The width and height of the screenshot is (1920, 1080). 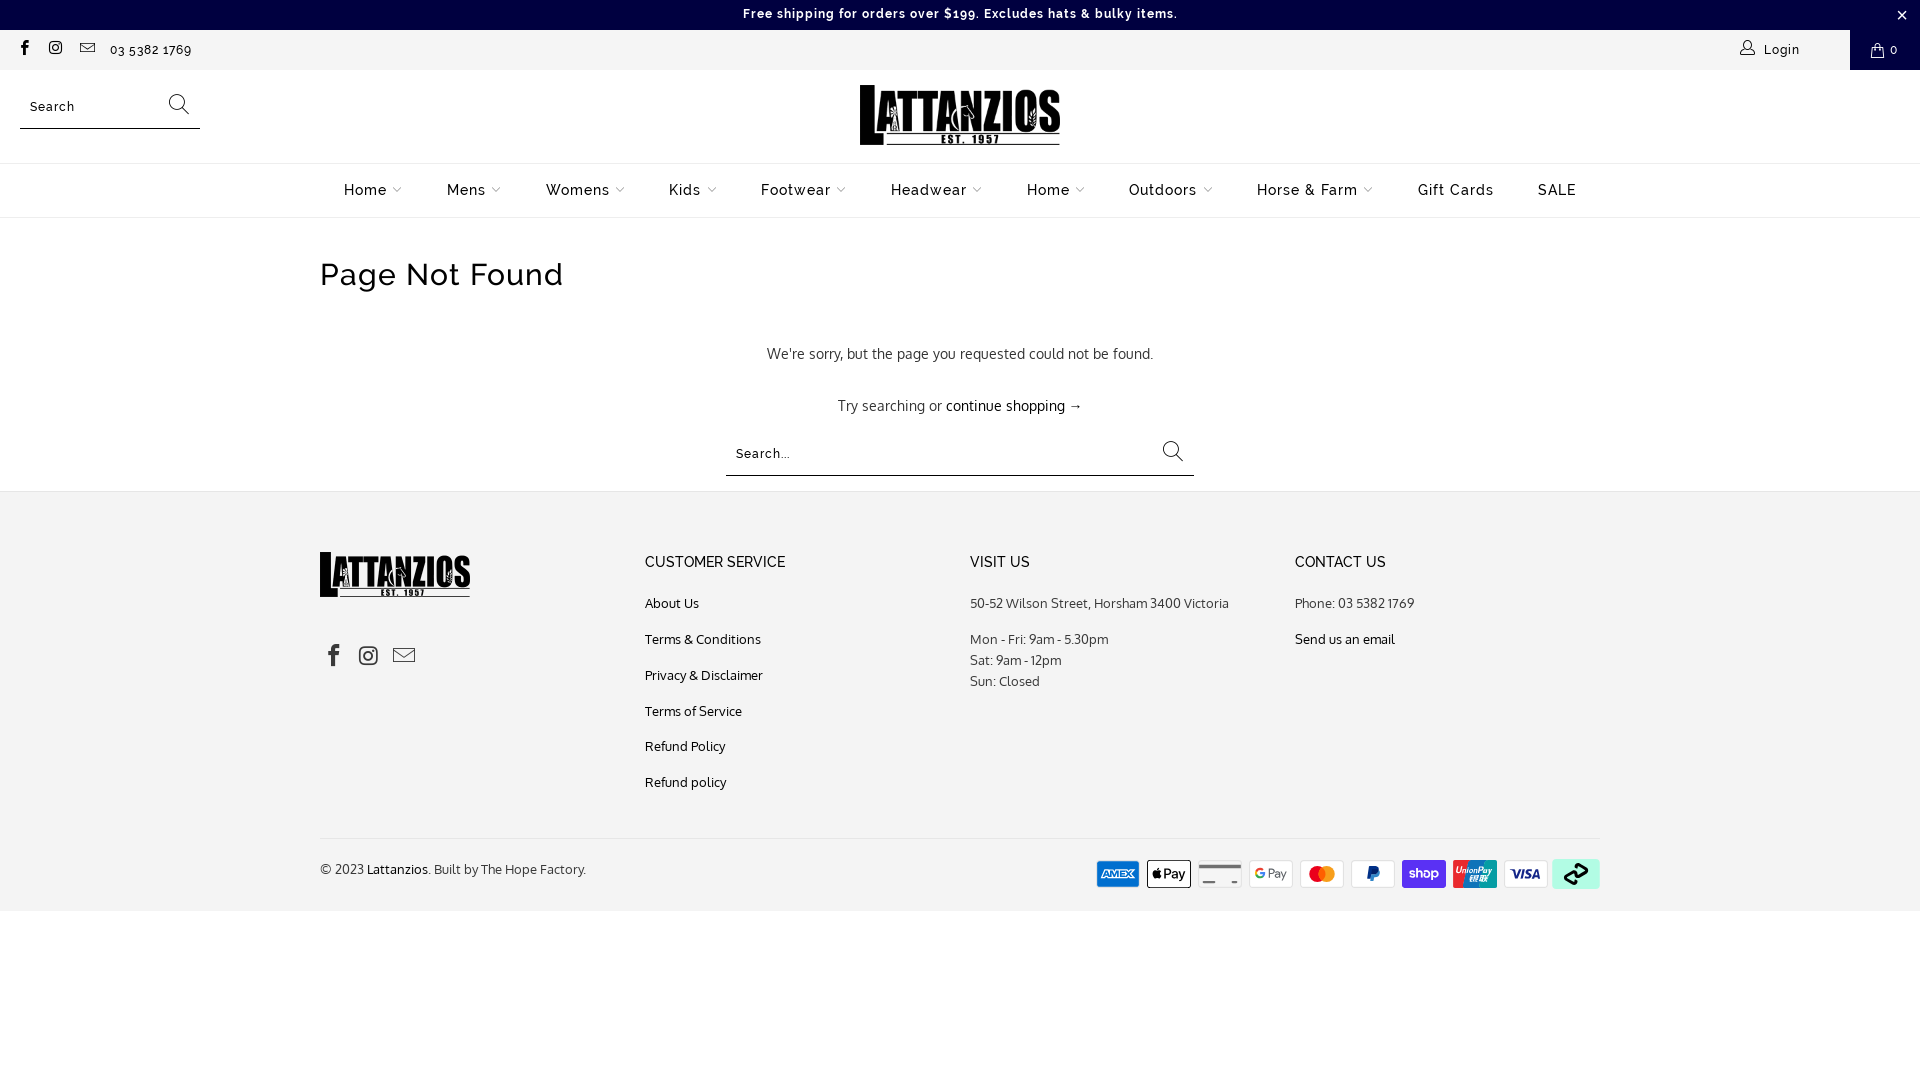 I want to click on 'Home', so click(x=344, y=190).